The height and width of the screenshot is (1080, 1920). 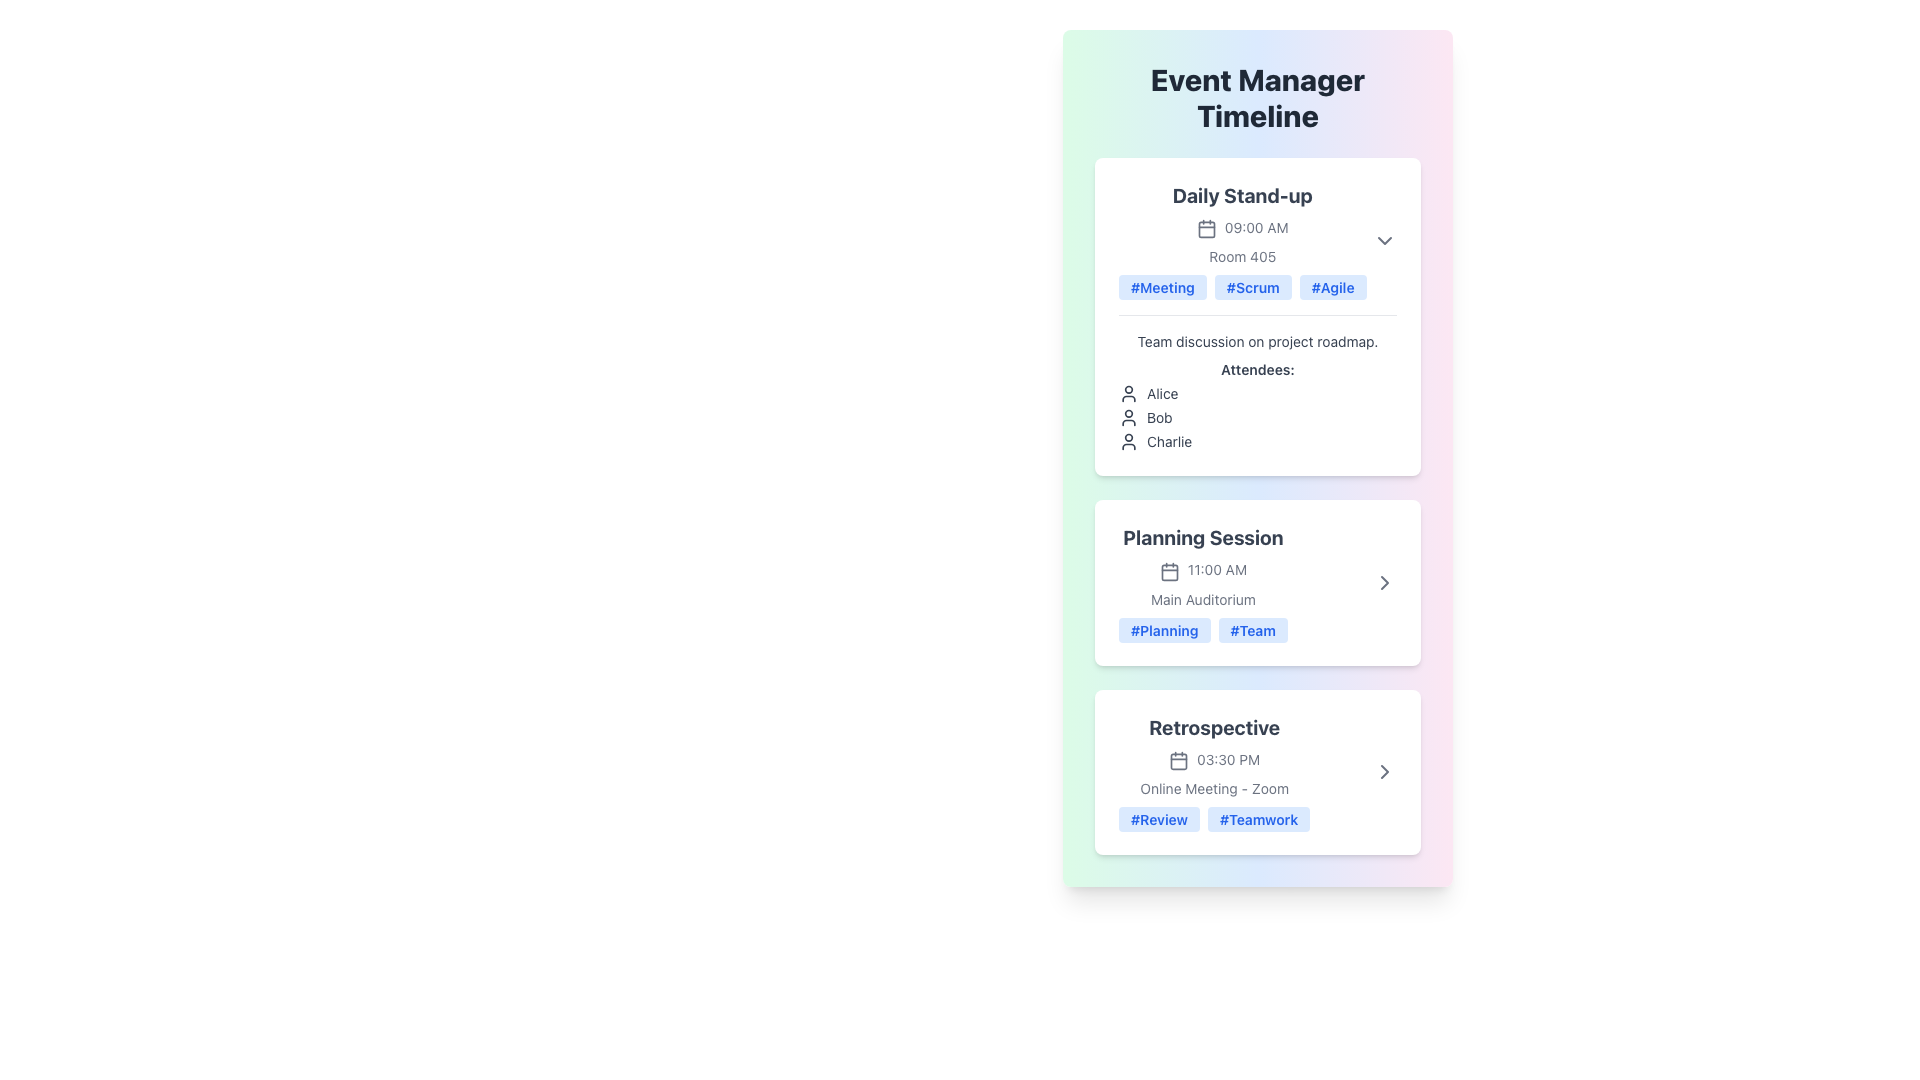 What do you see at coordinates (1256, 441) in the screenshot?
I see `the user's name in the third list item under the 'Attendees' section of the 'Daily Stand-up' card, which is positioned below 'Bob'` at bounding box center [1256, 441].